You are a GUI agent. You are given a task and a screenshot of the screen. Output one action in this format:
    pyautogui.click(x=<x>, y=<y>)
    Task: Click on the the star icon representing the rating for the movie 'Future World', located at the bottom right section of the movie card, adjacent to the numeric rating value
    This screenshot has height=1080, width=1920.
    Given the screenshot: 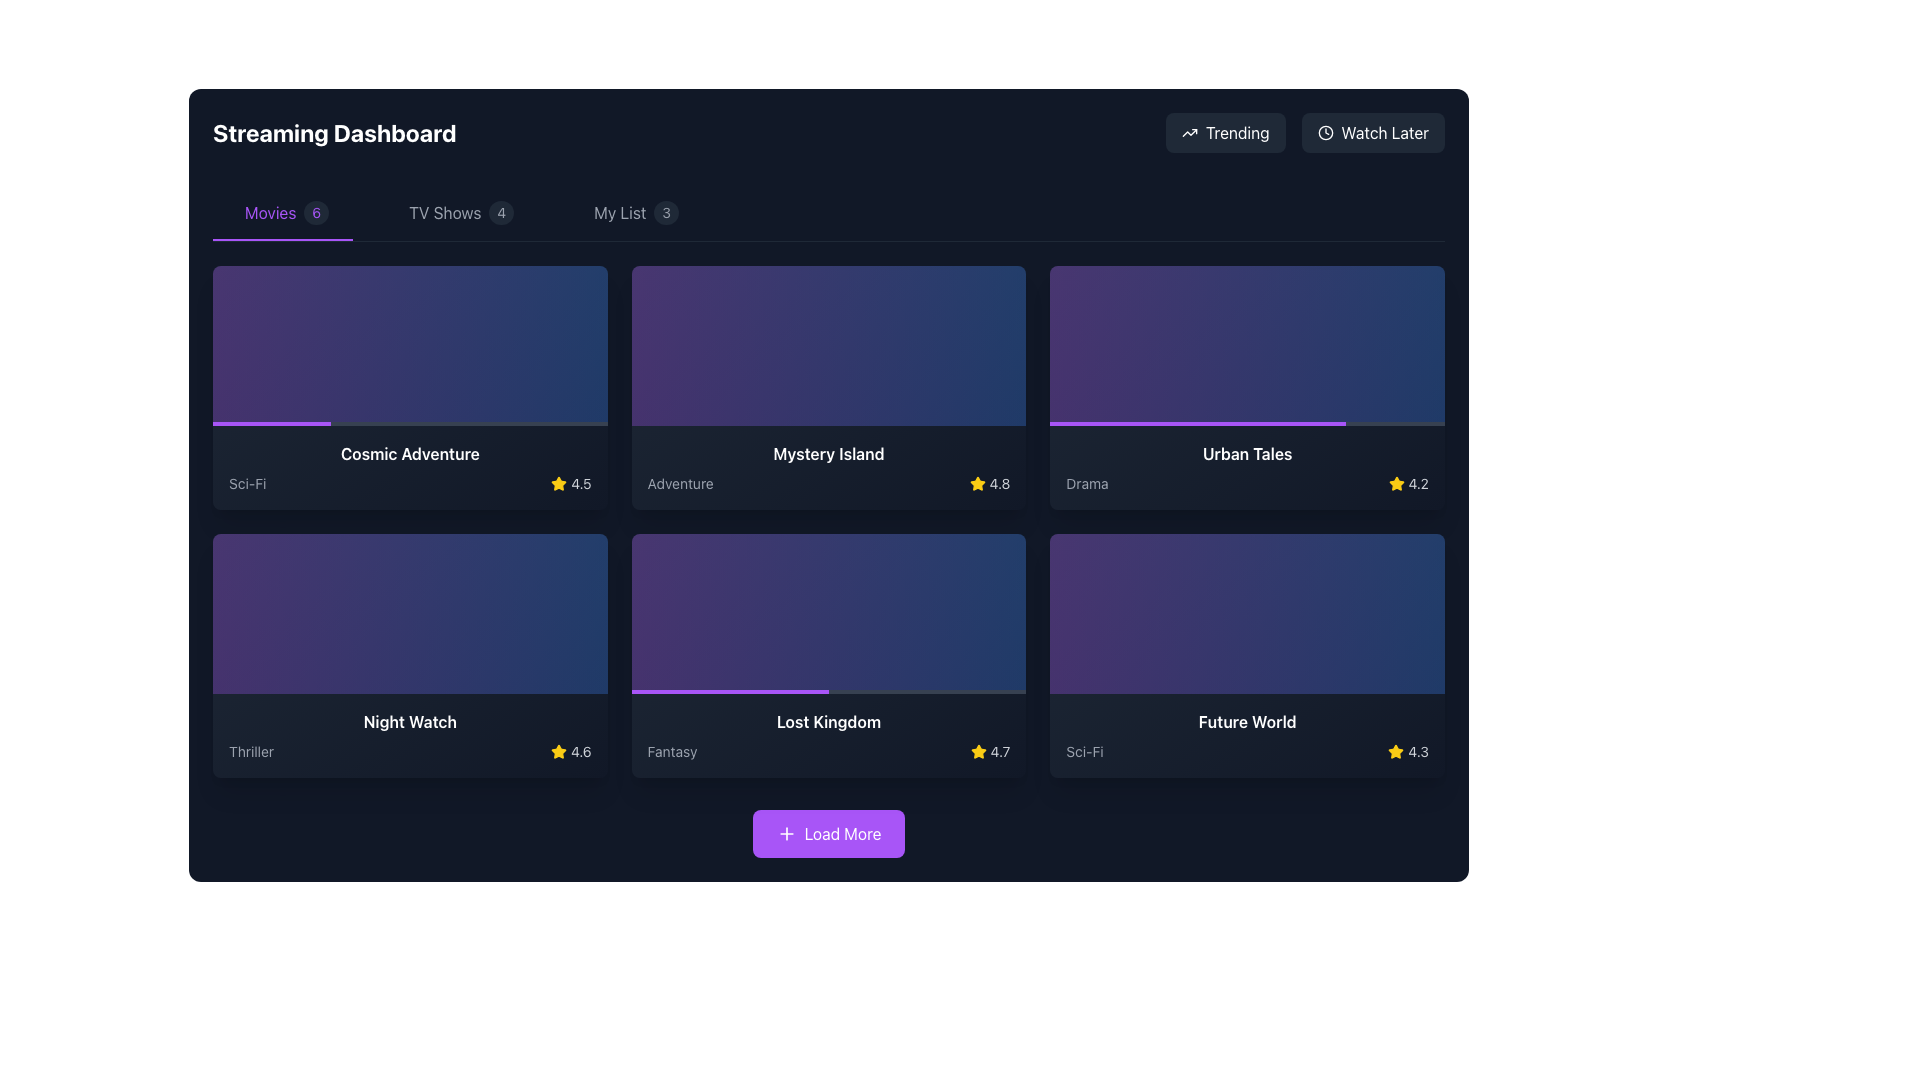 What is the action you would take?
    pyautogui.click(x=1395, y=751)
    